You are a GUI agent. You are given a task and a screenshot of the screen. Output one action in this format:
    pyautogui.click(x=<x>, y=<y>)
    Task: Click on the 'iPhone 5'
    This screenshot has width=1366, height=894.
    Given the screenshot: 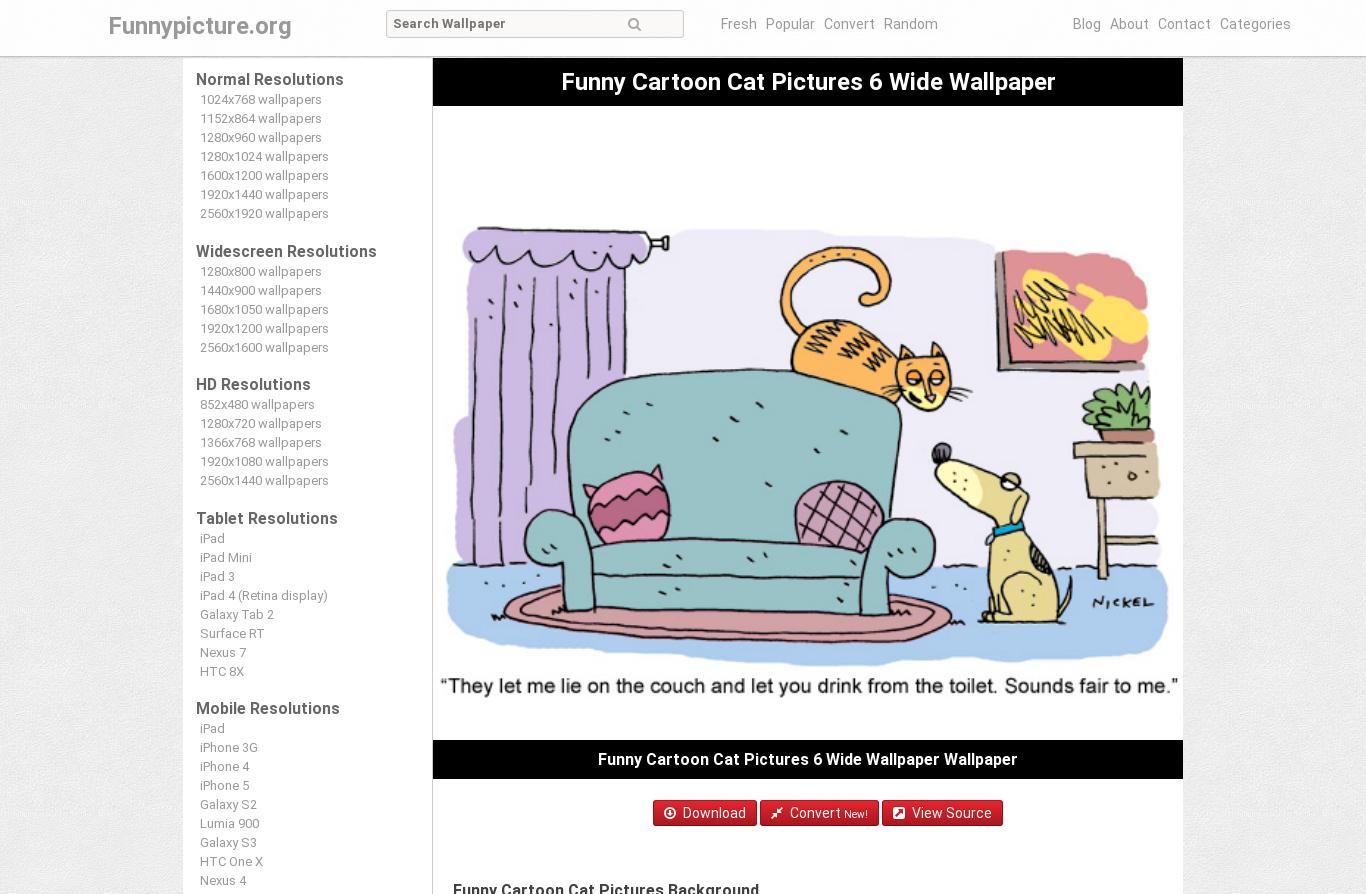 What is the action you would take?
    pyautogui.click(x=198, y=784)
    